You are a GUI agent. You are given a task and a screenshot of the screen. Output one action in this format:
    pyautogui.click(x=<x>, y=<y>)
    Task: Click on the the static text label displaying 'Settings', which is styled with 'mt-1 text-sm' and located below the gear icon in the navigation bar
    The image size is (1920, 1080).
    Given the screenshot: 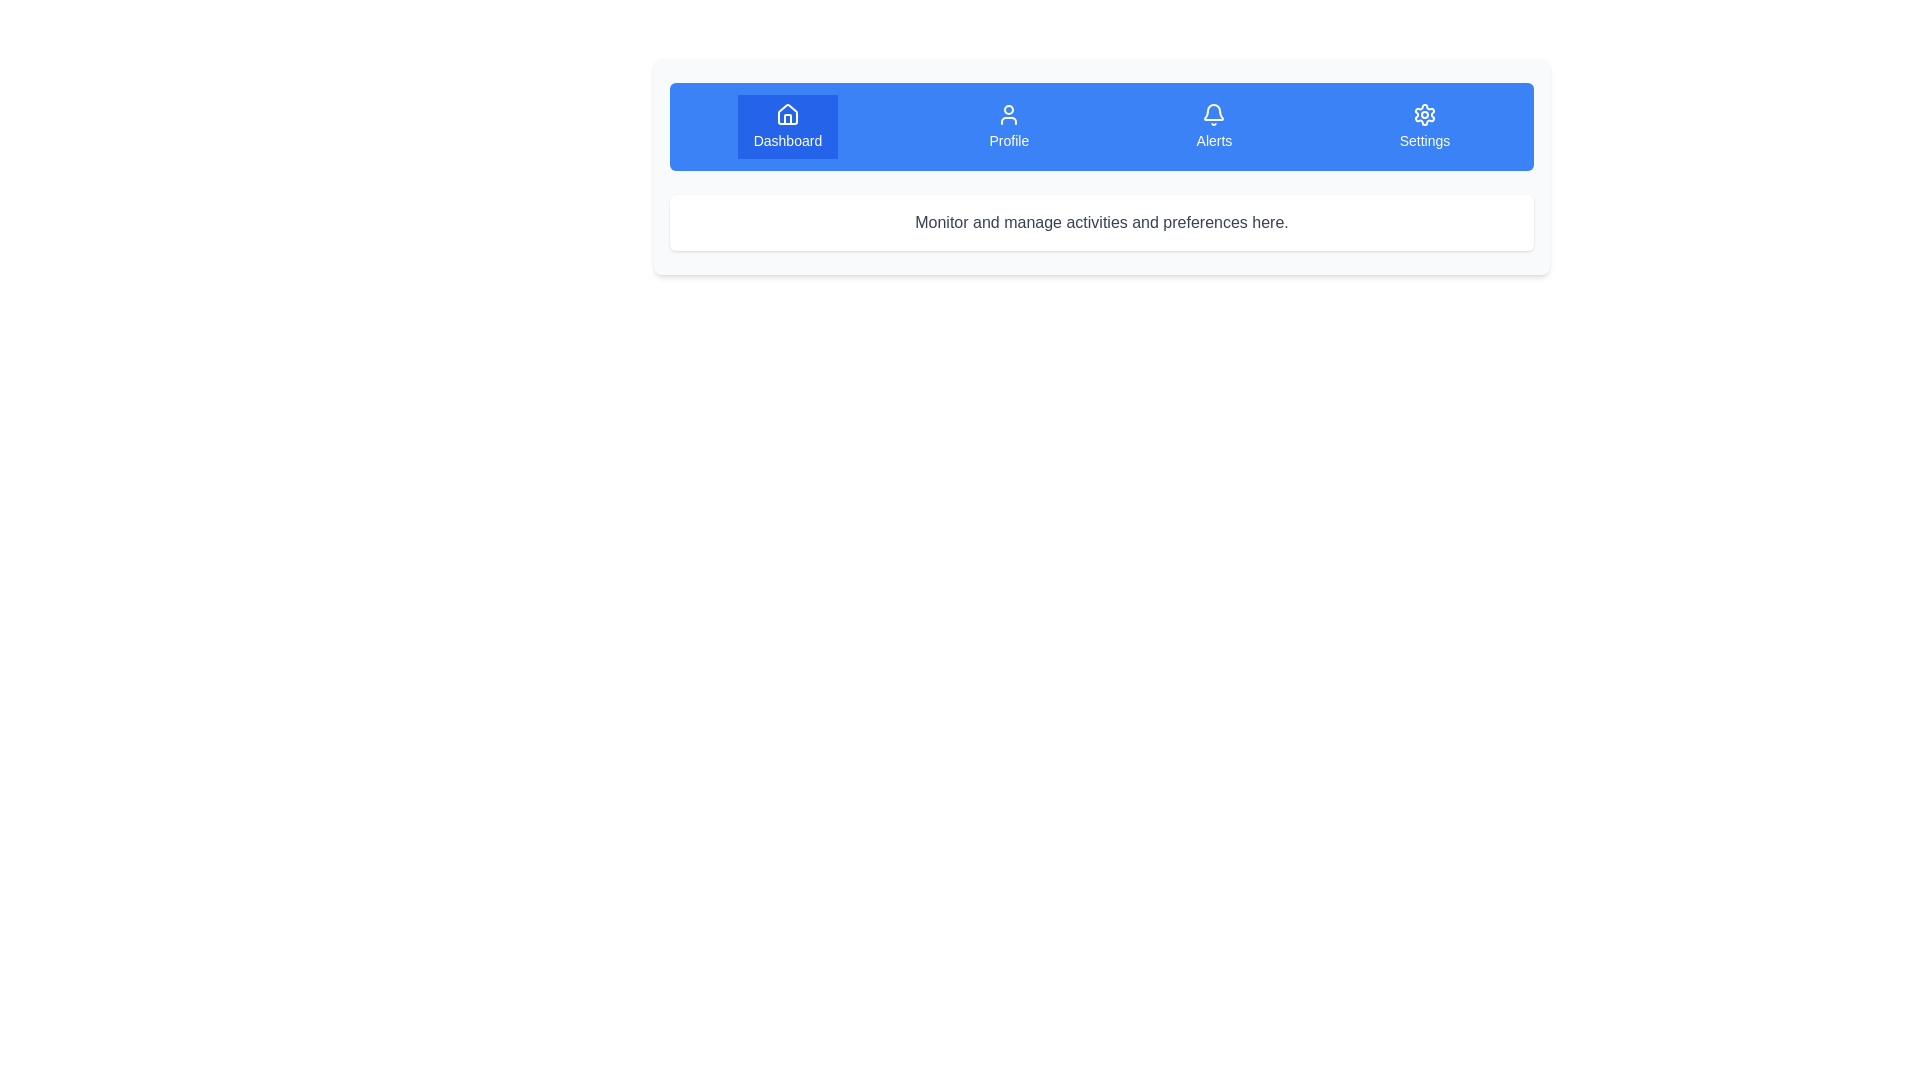 What is the action you would take?
    pyautogui.click(x=1424, y=140)
    